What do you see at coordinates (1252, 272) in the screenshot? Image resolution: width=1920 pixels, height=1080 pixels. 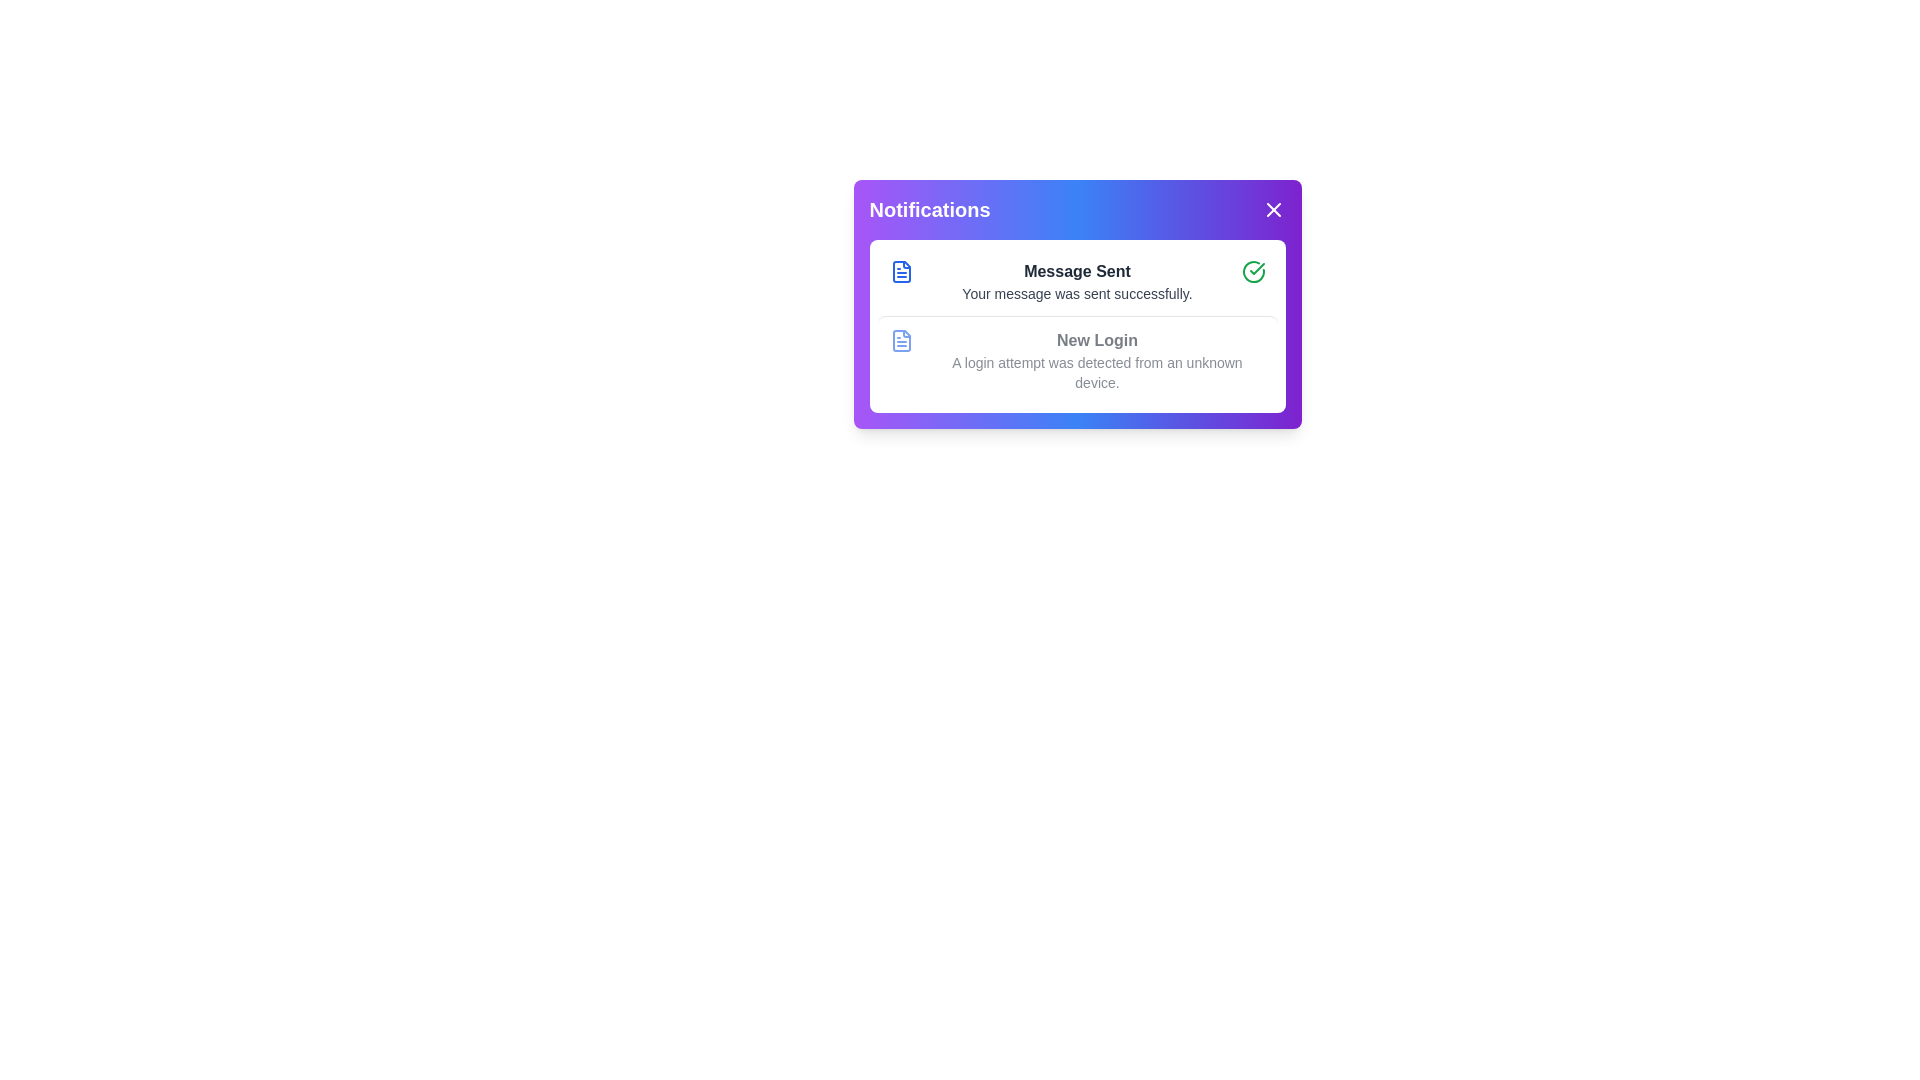 I see `the green circular checkmark icon located to the right of the 'Message Sent' heading in the notification popup to acknowledge or open details` at bounding box center [1252, 272].